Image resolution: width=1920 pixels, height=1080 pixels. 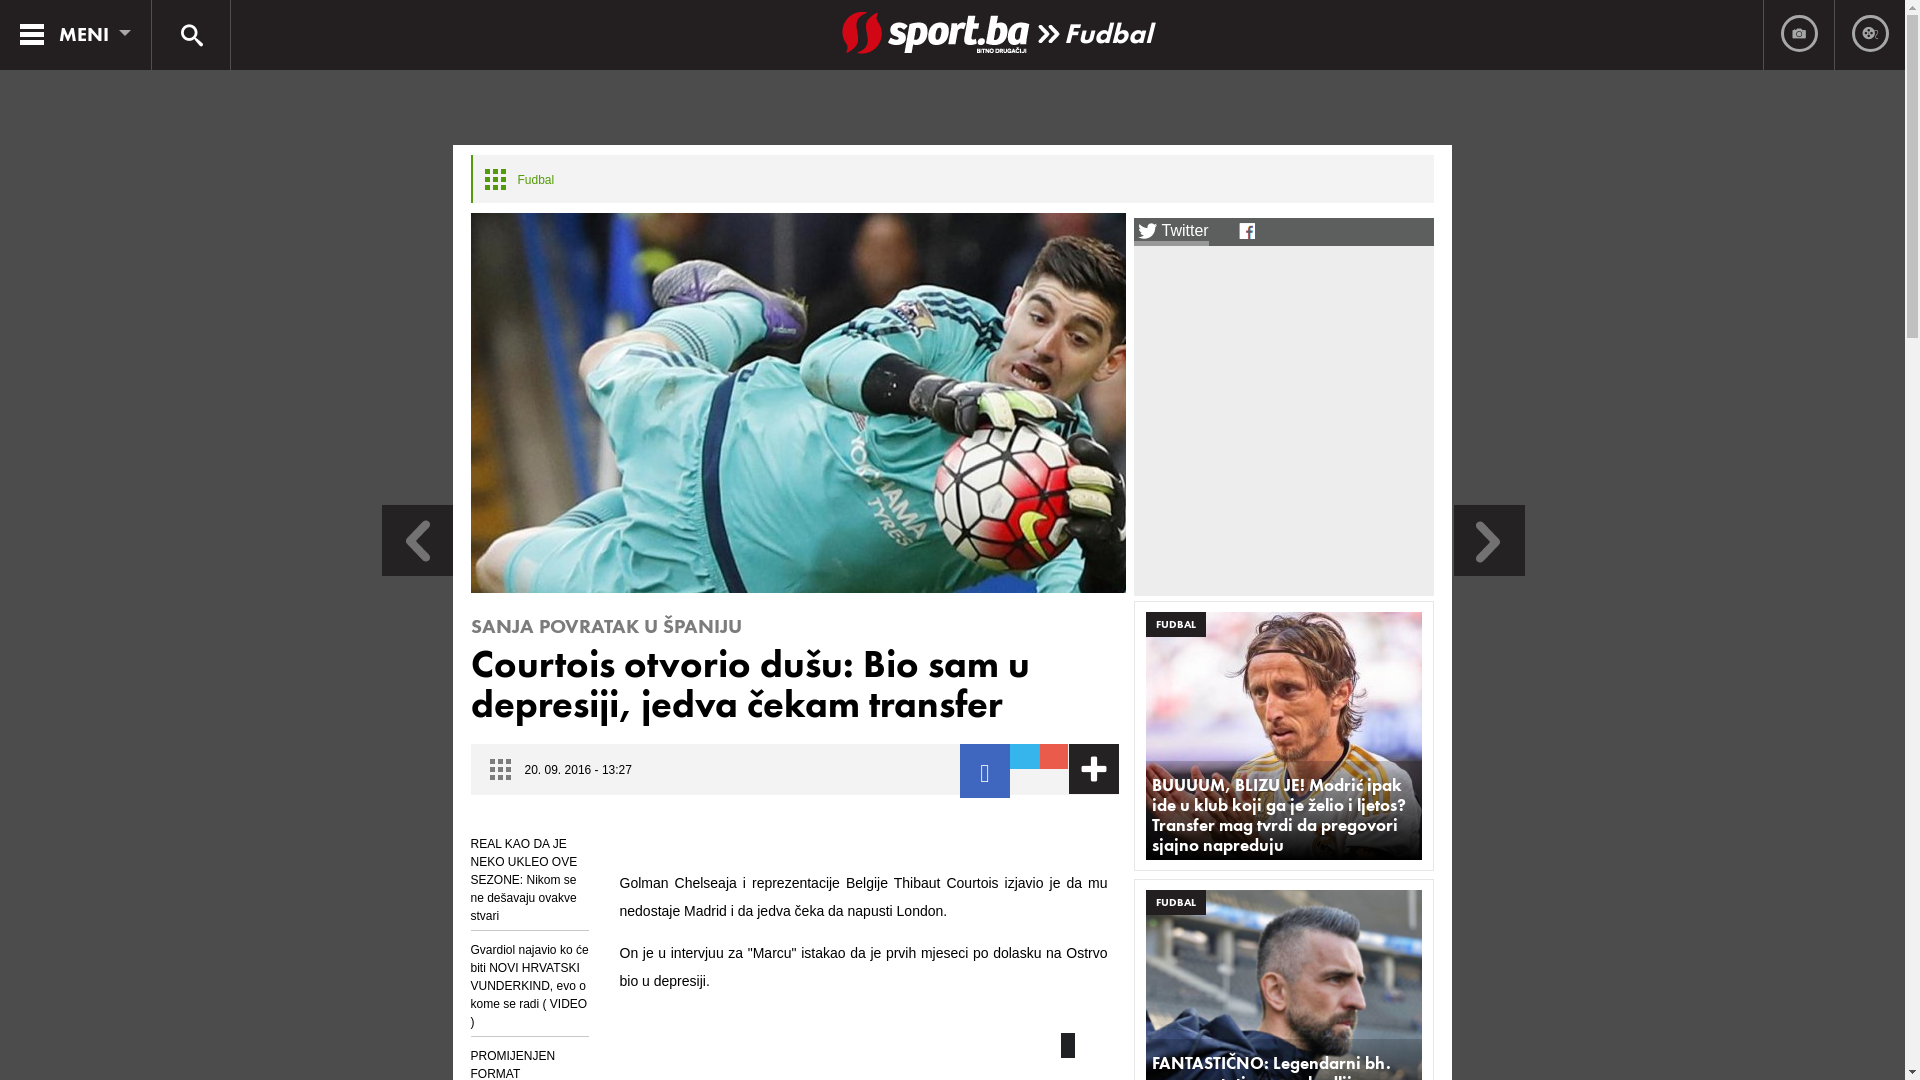 What do you see at coordinates (1176, 623) in the screenshot?
I see `'FUDBAL'` at bounding box center [1176, 623].